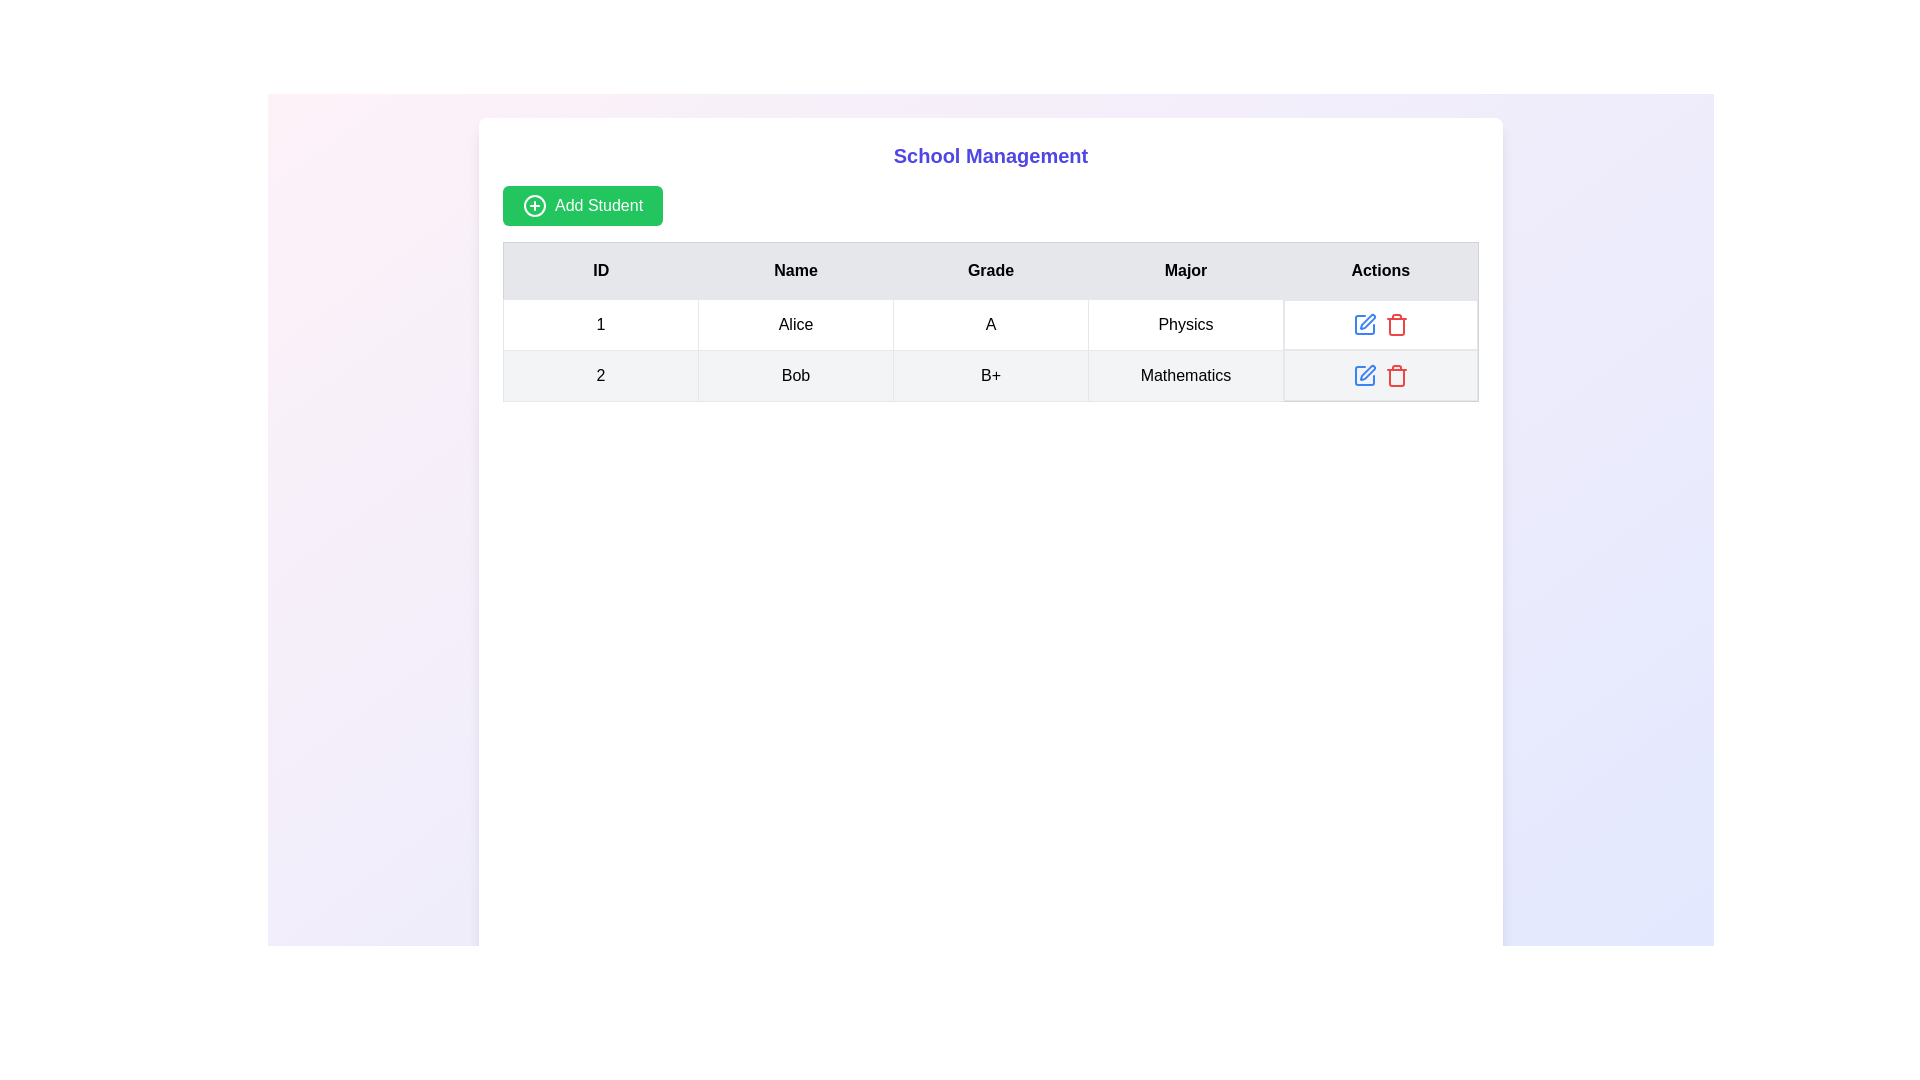 The image size is (1920, 1080). Describe the element at coordinates (990, 323) in the screenshot. I see `the table cell displaying the grade 'A' for student 'Alice', which is the third cell in the row with ID '1' under the 'Grade' column` at that location.